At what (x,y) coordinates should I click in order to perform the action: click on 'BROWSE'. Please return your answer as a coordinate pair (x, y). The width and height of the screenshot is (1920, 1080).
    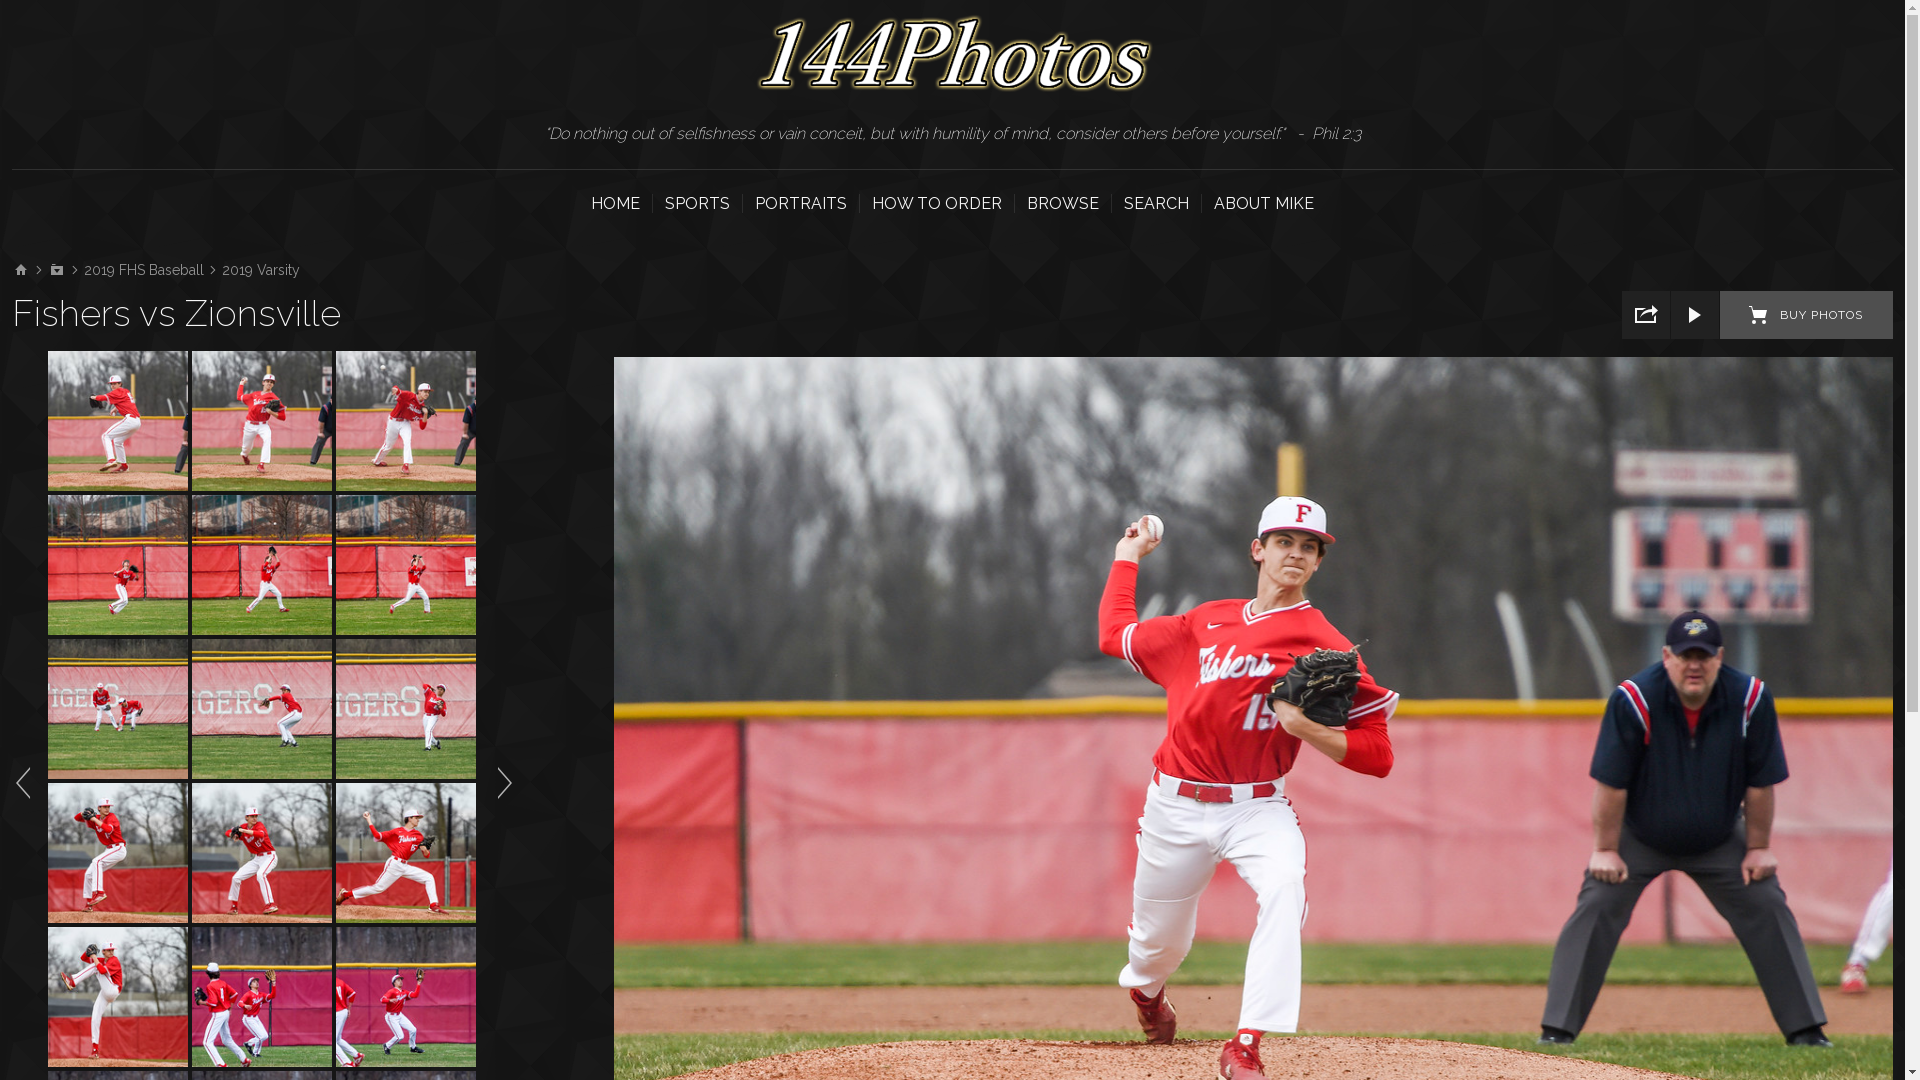
    Looking at the image, I should click on (1061, 203).